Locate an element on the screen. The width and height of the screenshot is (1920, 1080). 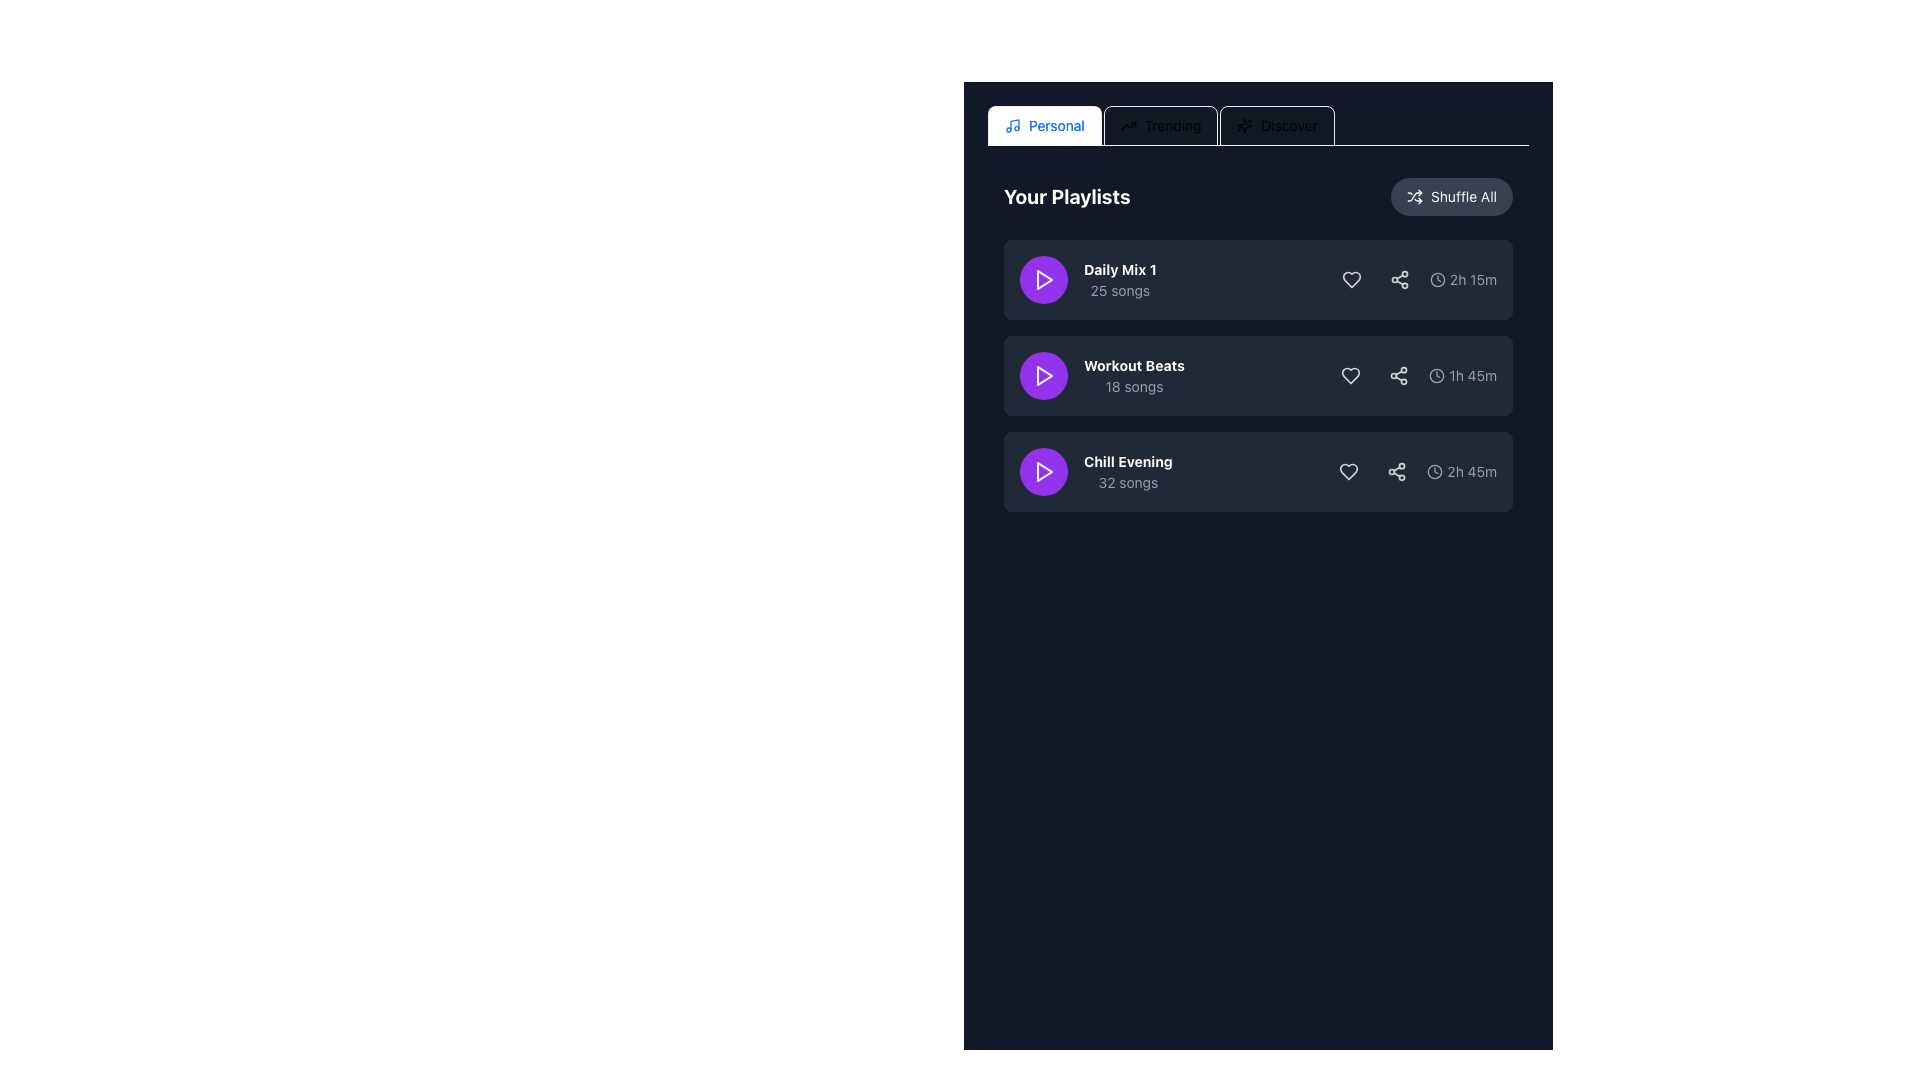
the second share icon, which is a gray graphical depiction of three connected circles arranged in a triangular formation, located to the right of the 'Workout Beats' row in the playlist section, to initiate sharing options is located at coordinates (1398, 375).